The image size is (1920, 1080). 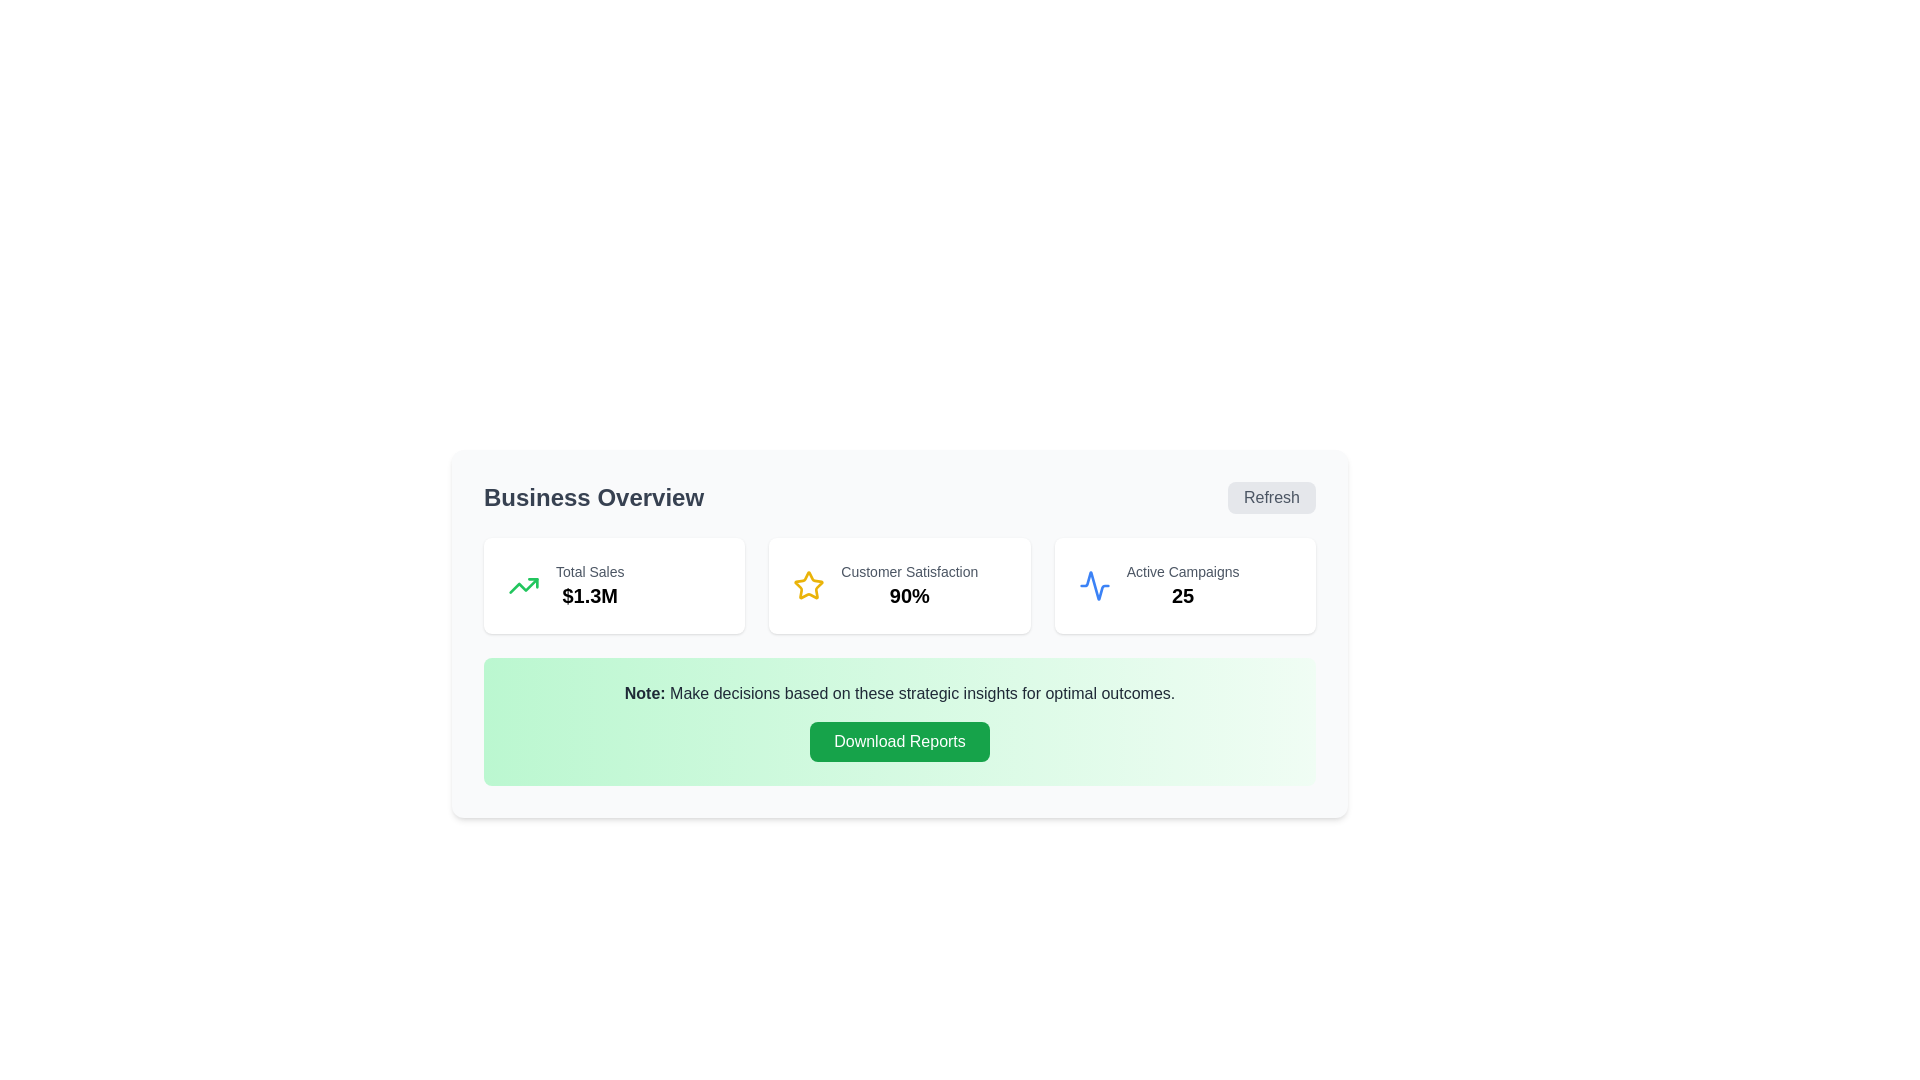 What do you see at coordinates (589, 595) in the screenshot?
I see `text displayed in the Text Label showing the monetary value '$1.3M', which is located below the 'Total Sales' label in the summary section` at bounding box center [589, 595].